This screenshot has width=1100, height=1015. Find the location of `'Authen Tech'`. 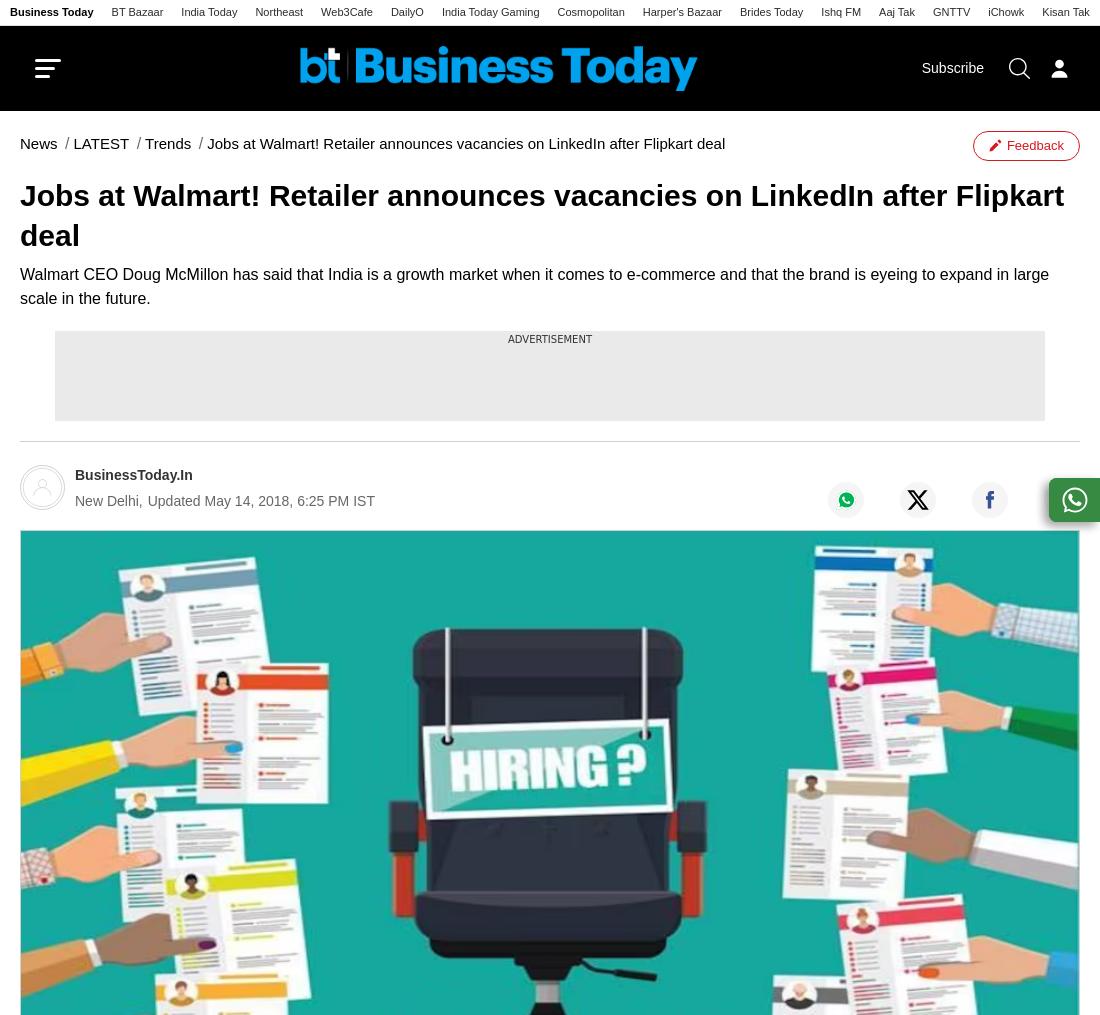

'Authen Tech' is located at coordinates (19, 955).